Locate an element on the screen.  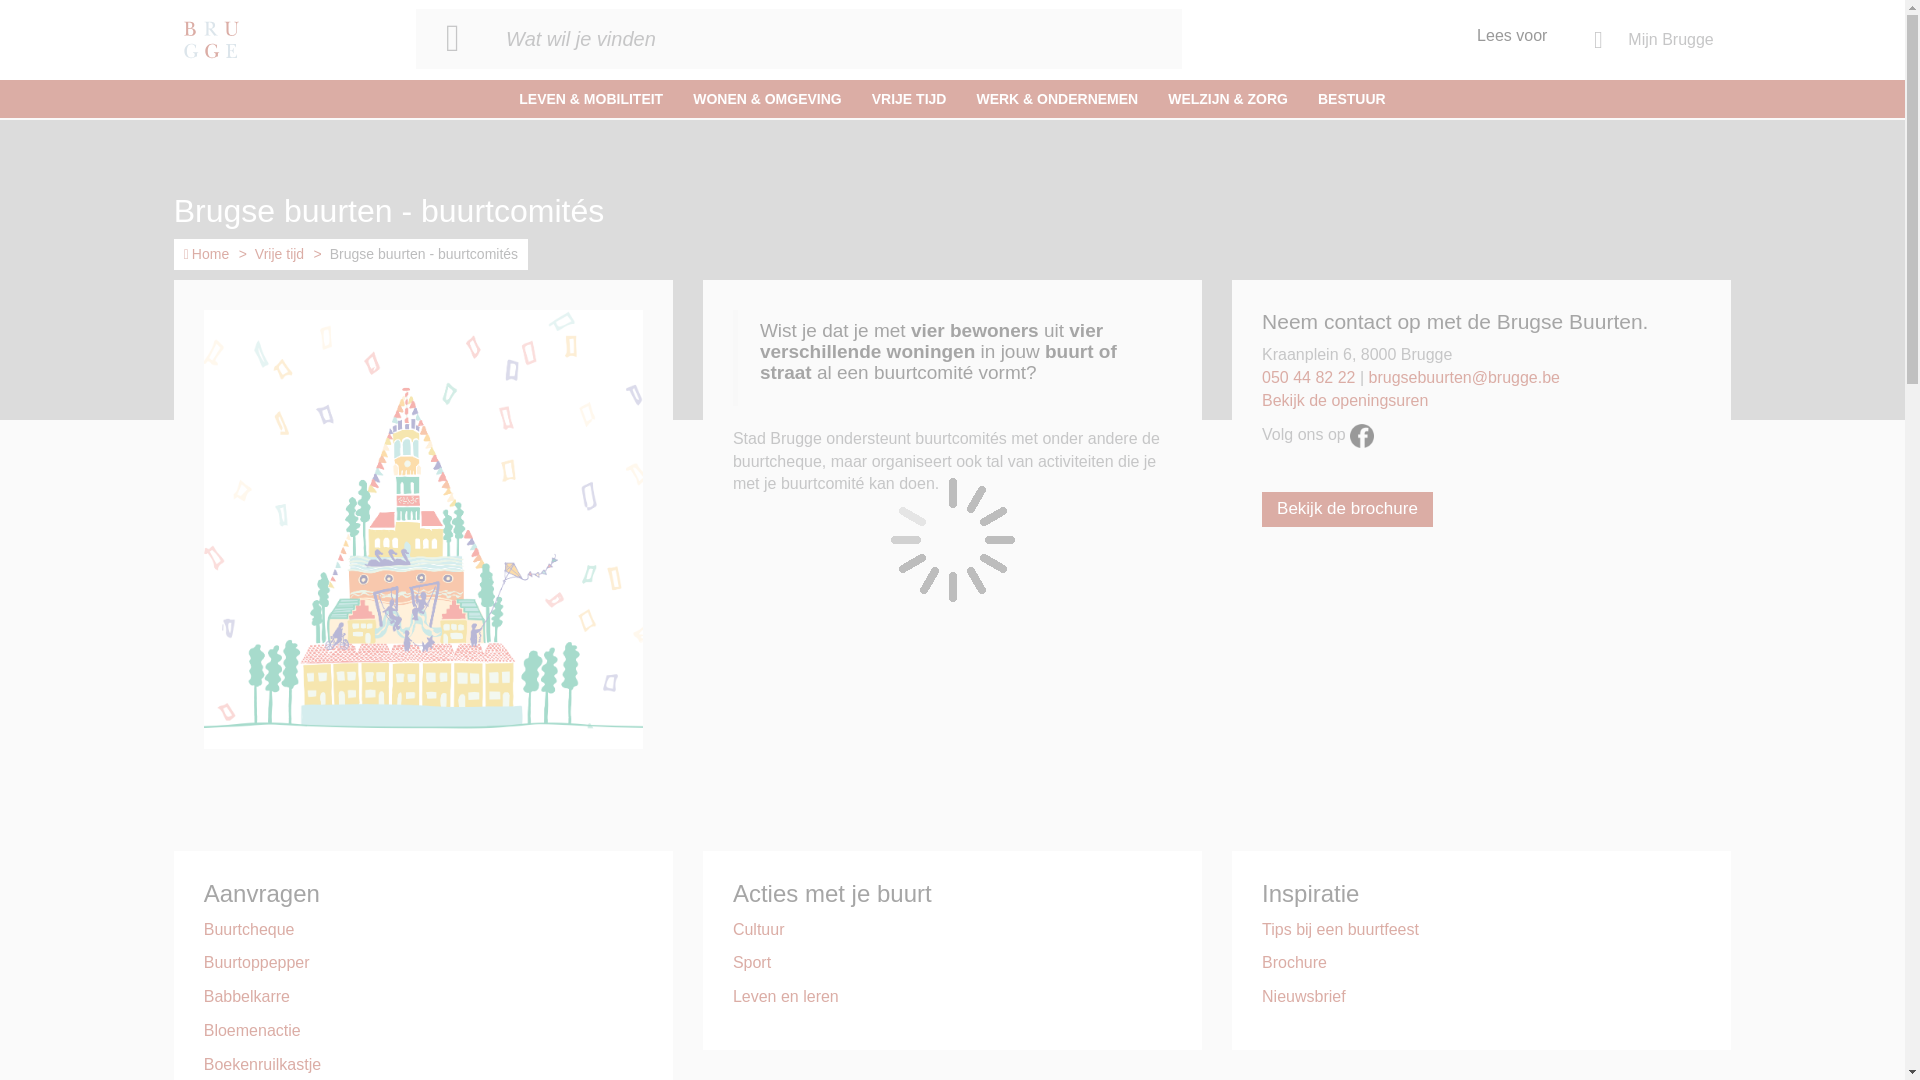
'WERK & ONDERNEMEN' is located at coordinates (960, 99).